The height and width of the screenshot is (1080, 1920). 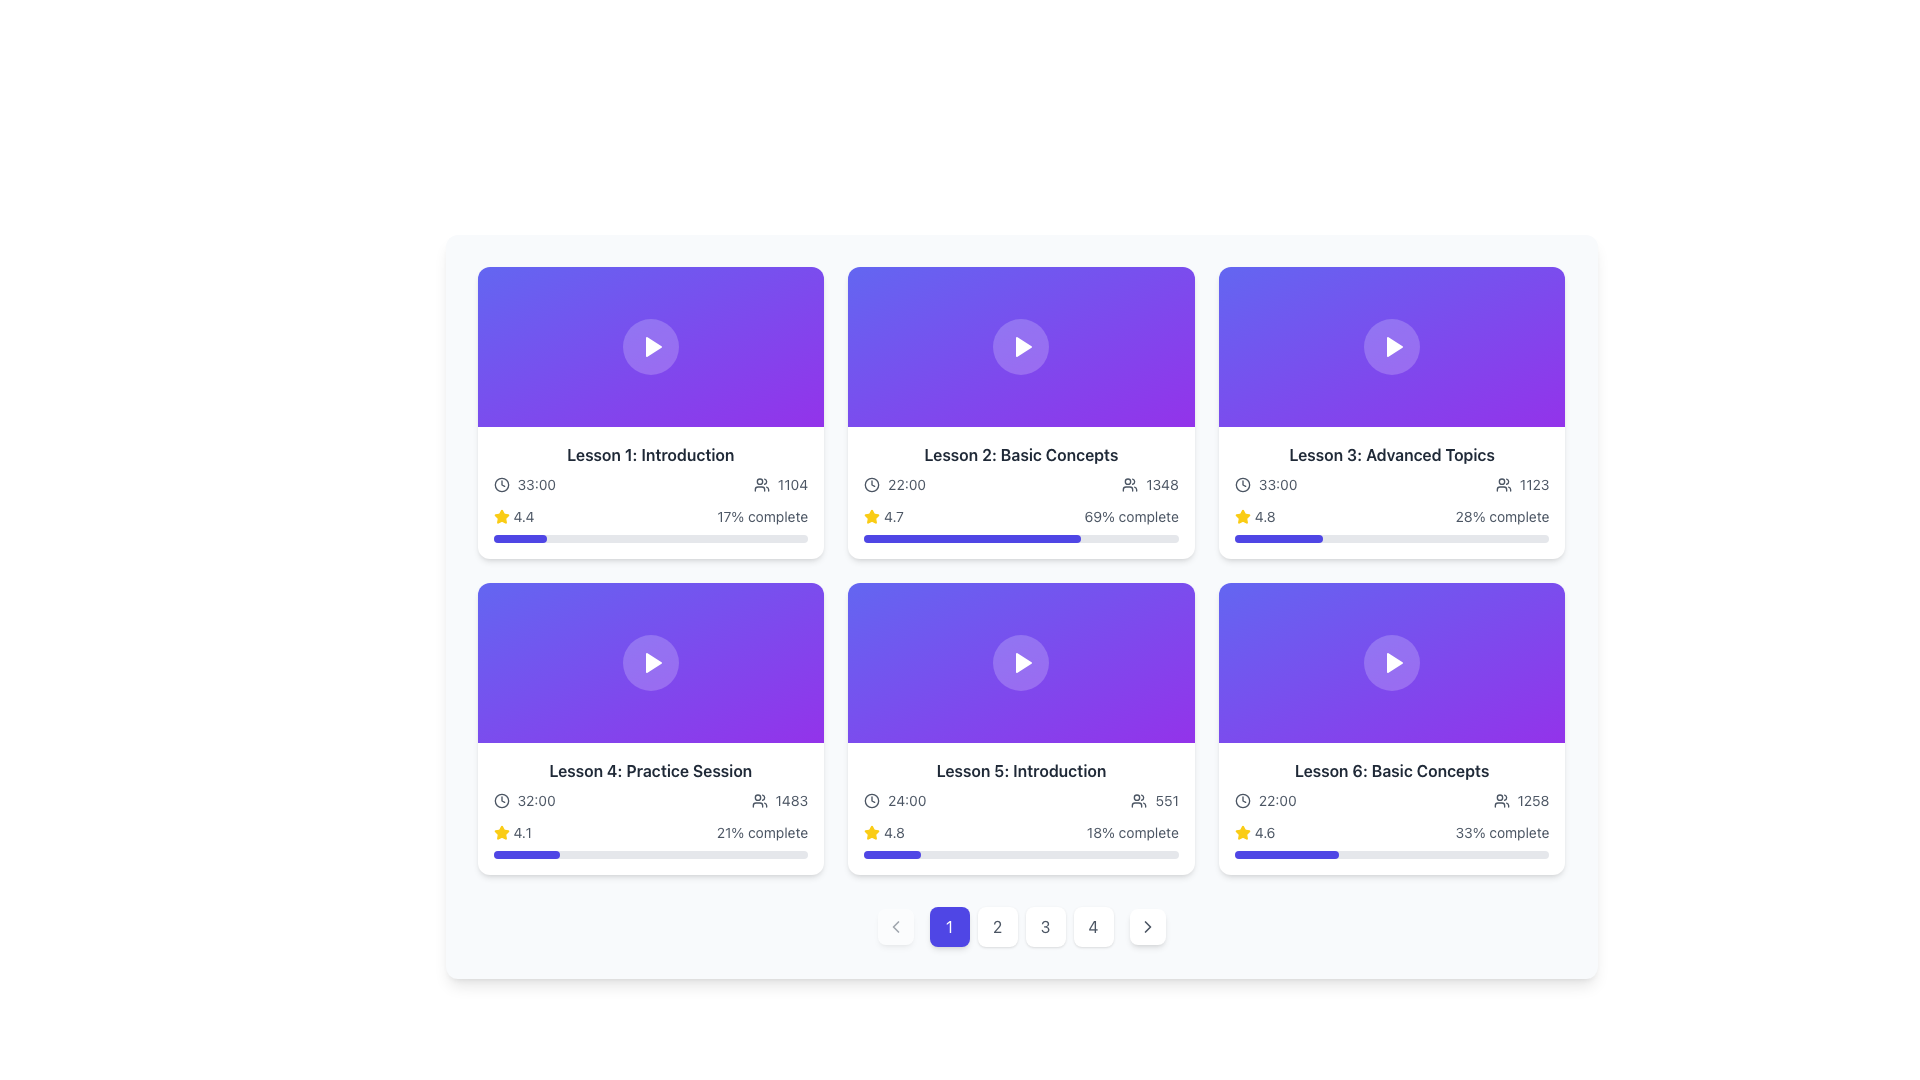 What do you see at coordinates (1391, 493) in the screenshot?
I see `the card titled 'Lesson 3: Advanced Topics' located in the top-right section of a 2x3 grid layout` at bounding box center [1391, 493].